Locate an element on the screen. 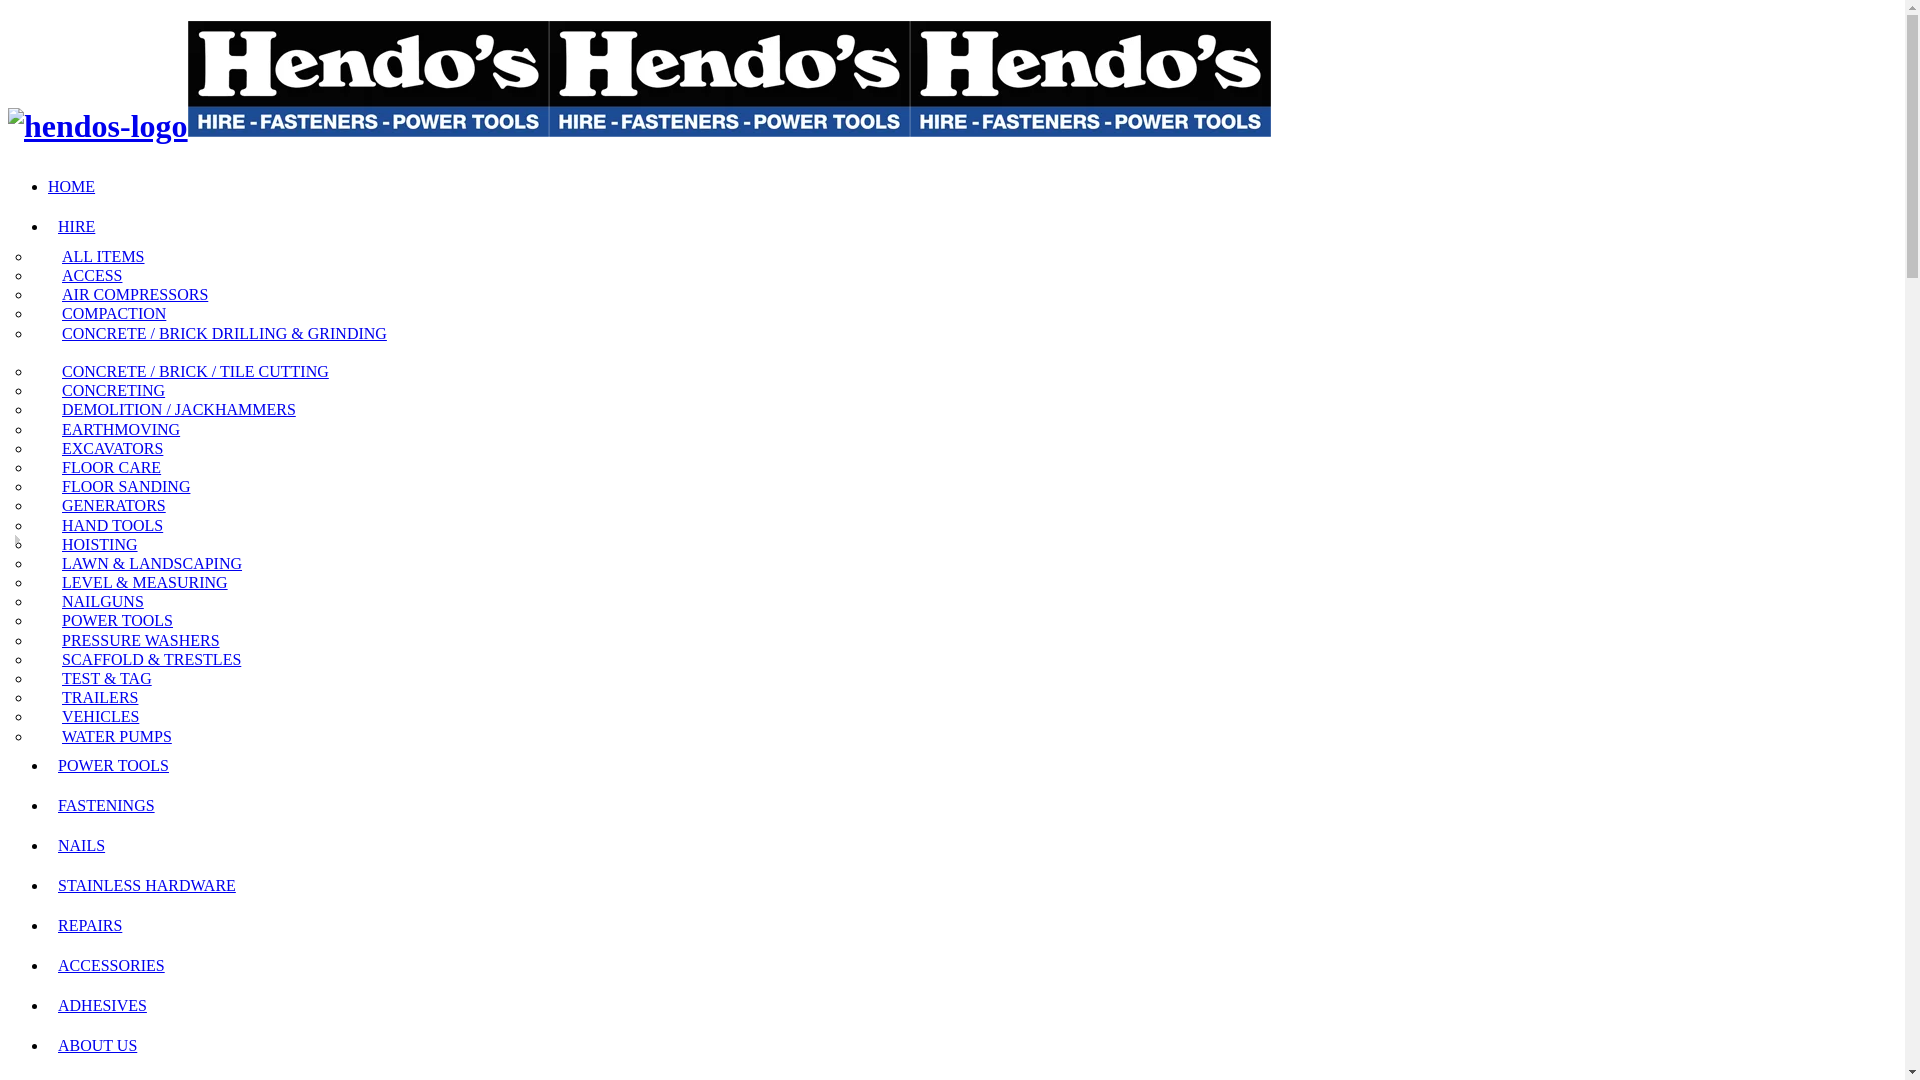  'CONCRETE / BRICK DRILLING & GRINDING' is located at coordinates (209, 342).